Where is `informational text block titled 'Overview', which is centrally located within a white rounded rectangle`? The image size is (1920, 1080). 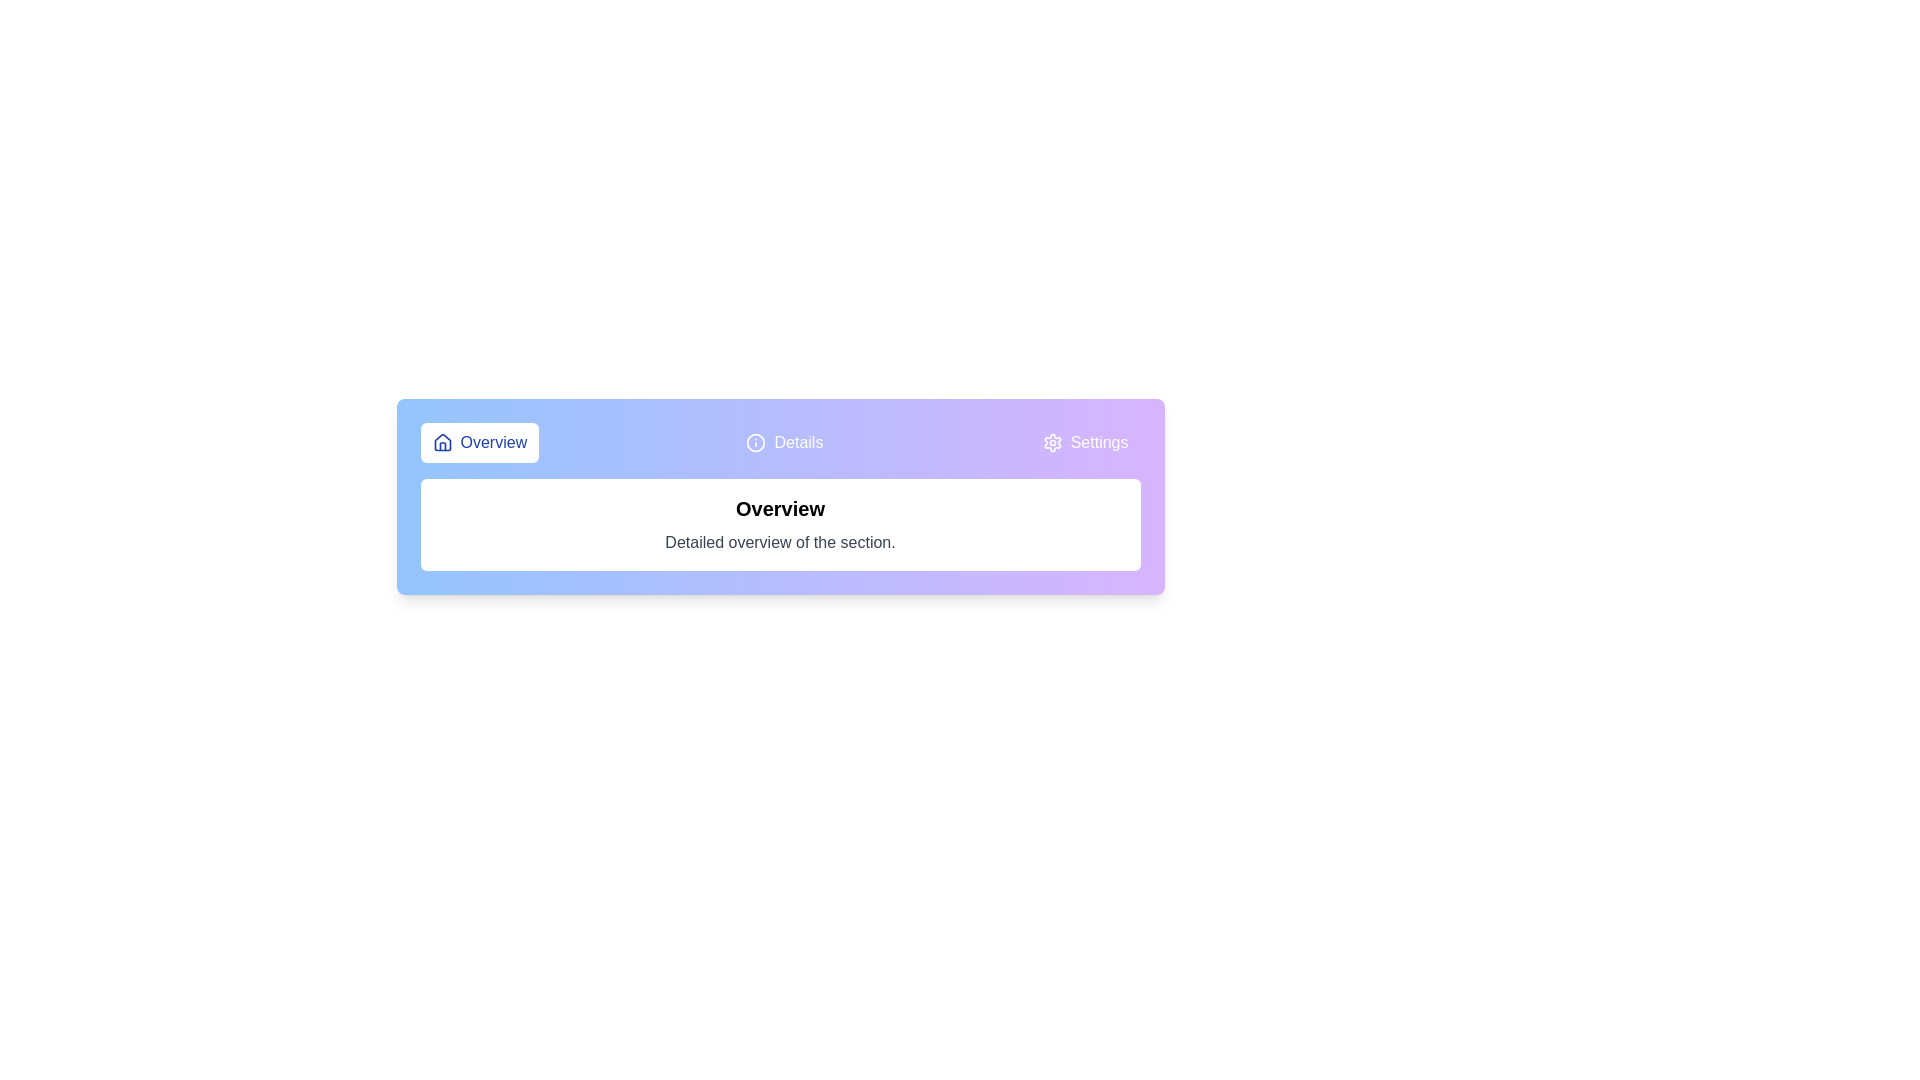
informational text block titled 'Overview', which is centrally located within a white rounded rectangle is located at coordinates (779, 523).